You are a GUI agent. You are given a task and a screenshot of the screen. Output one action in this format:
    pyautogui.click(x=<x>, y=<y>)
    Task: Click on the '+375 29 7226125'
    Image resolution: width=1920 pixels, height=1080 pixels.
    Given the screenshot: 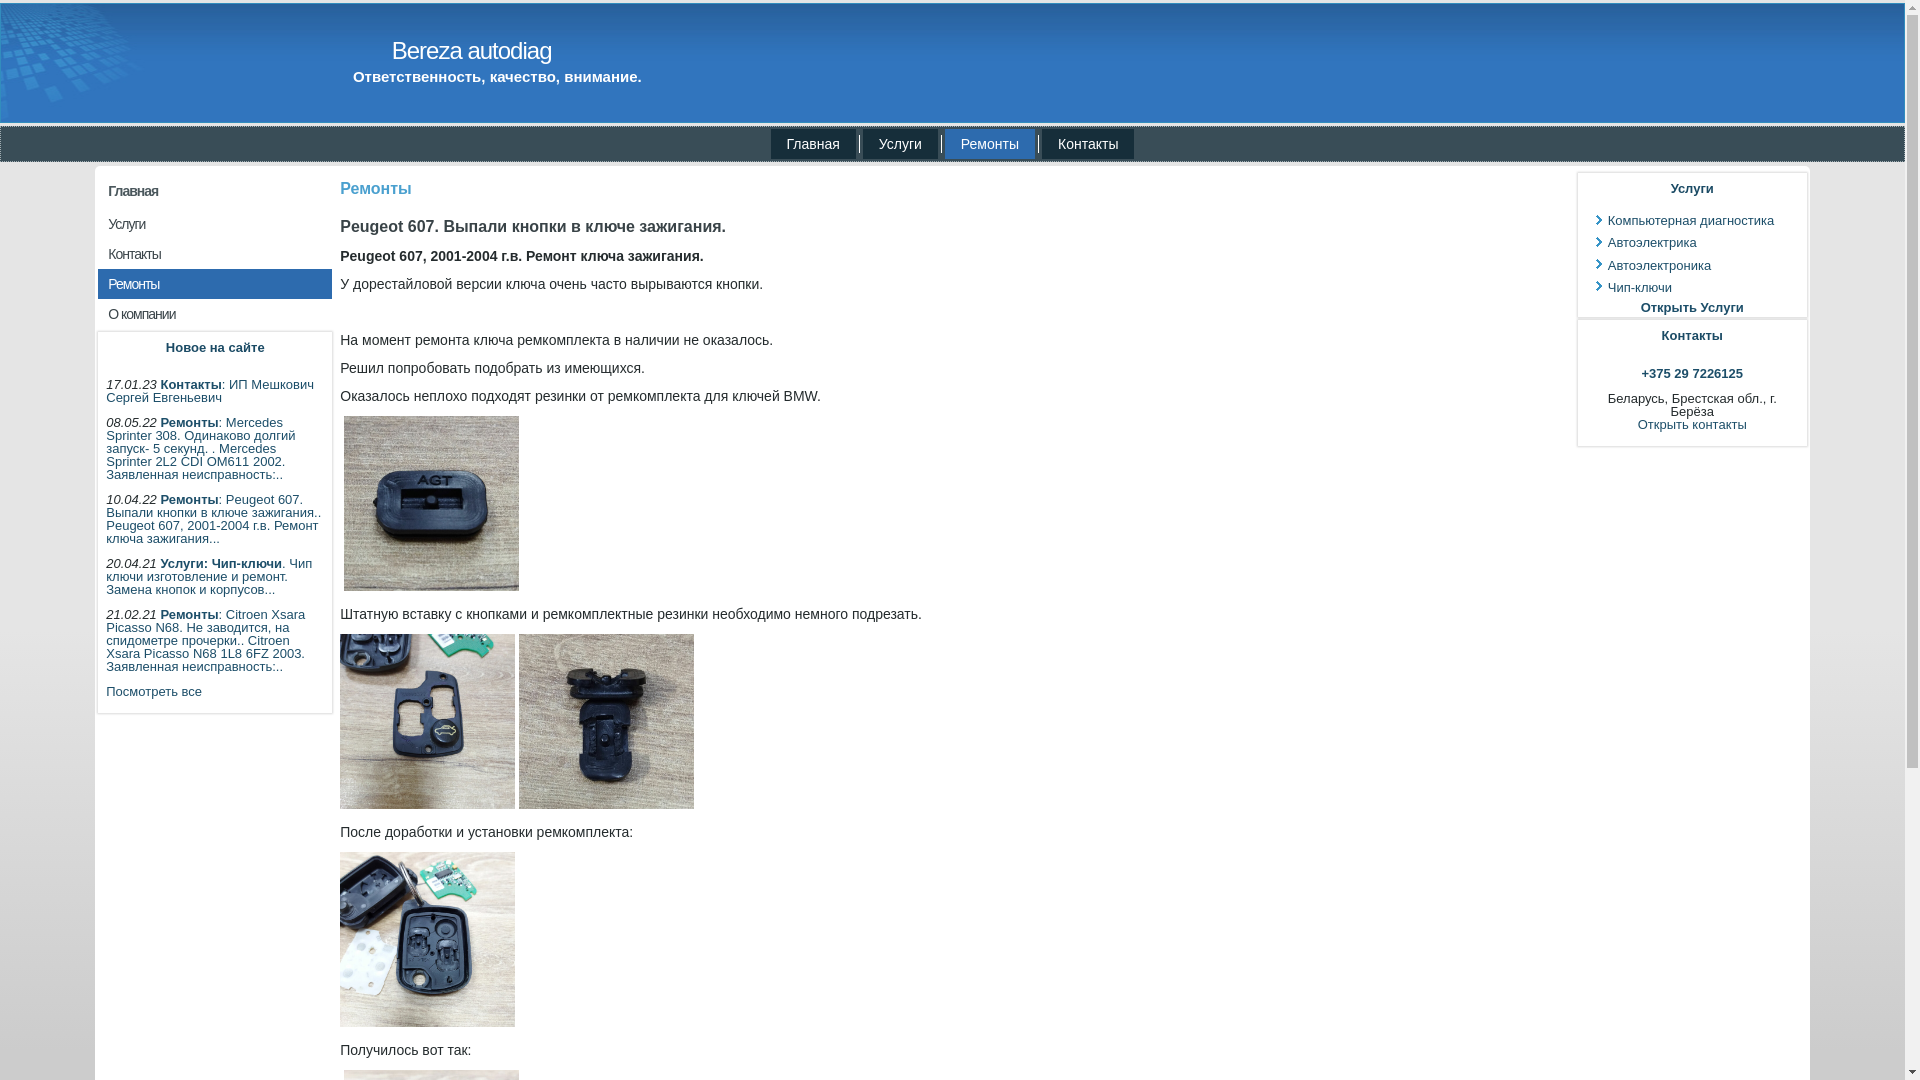 What is the action you would take?
    pyautogui.click(x=1691, y=373)
    